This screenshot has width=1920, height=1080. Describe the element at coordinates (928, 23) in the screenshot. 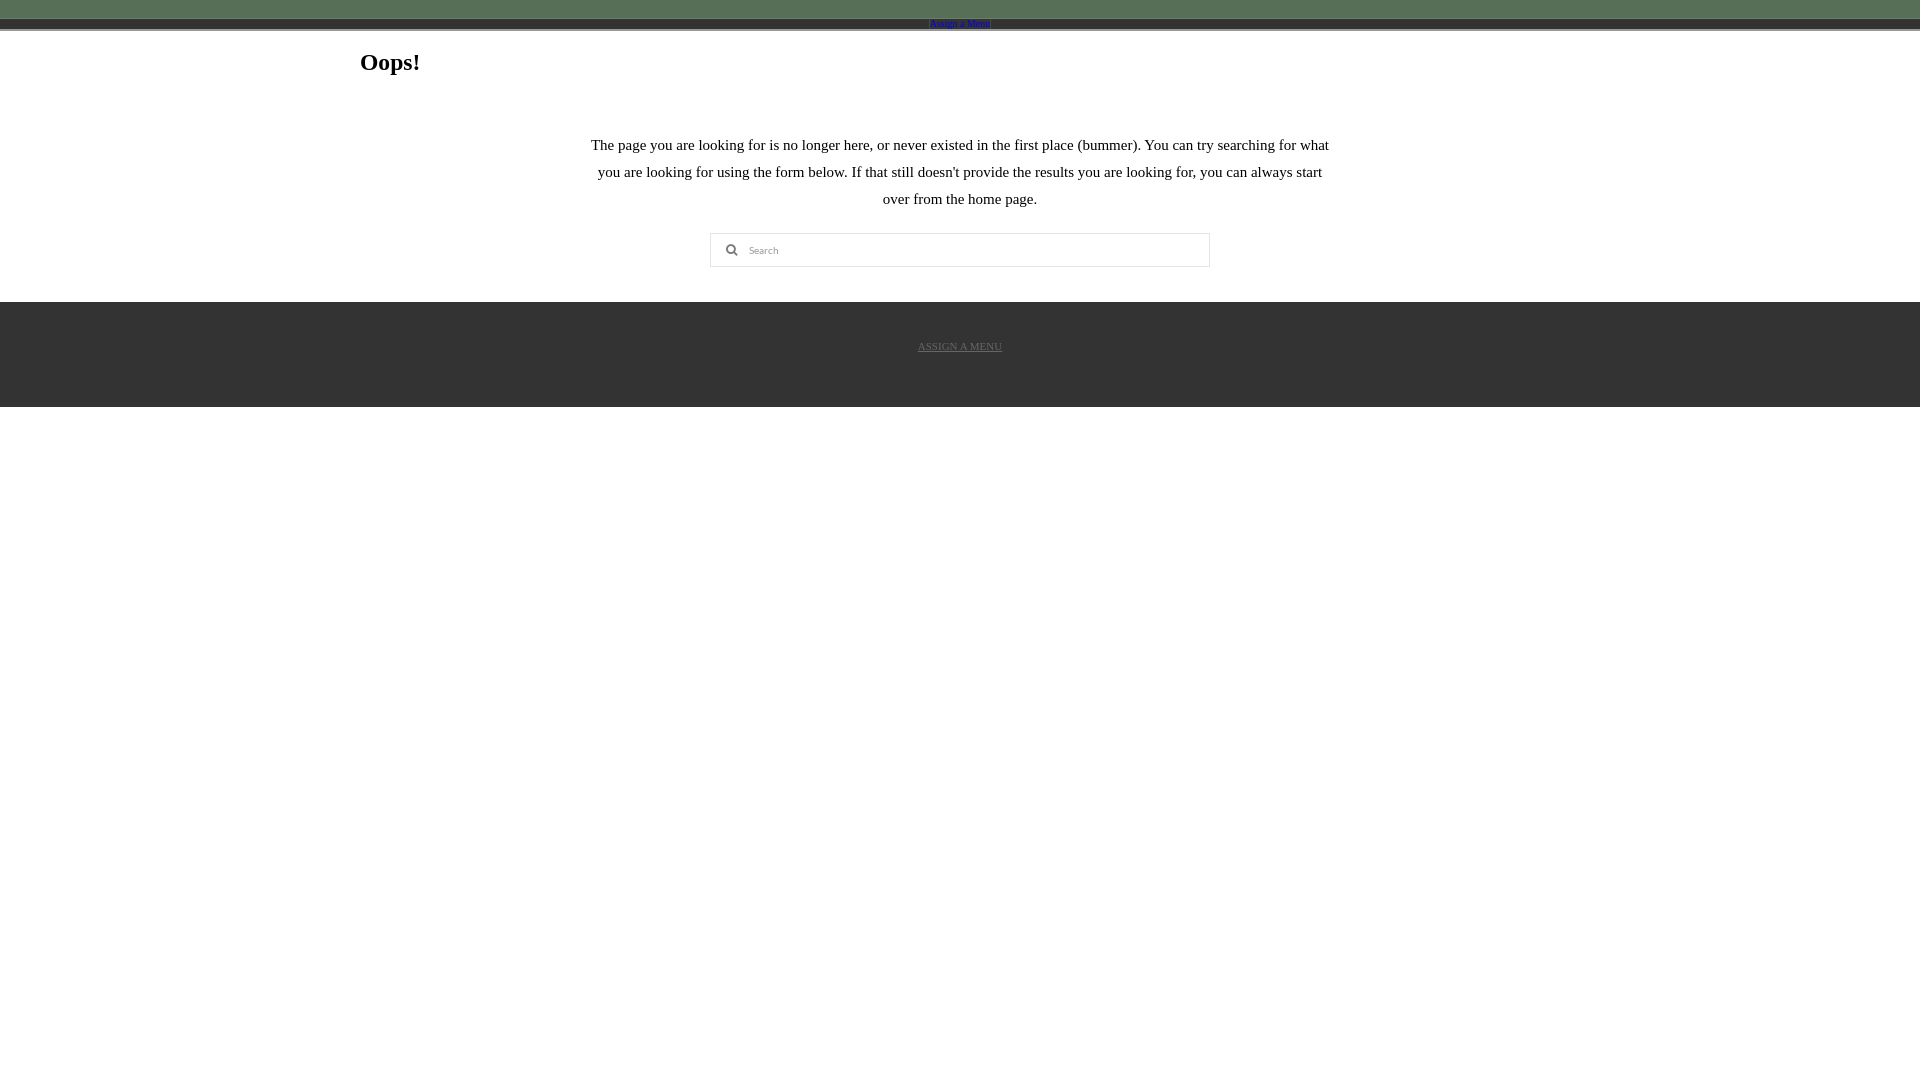

I see `'Assign a Menu'` at that location.